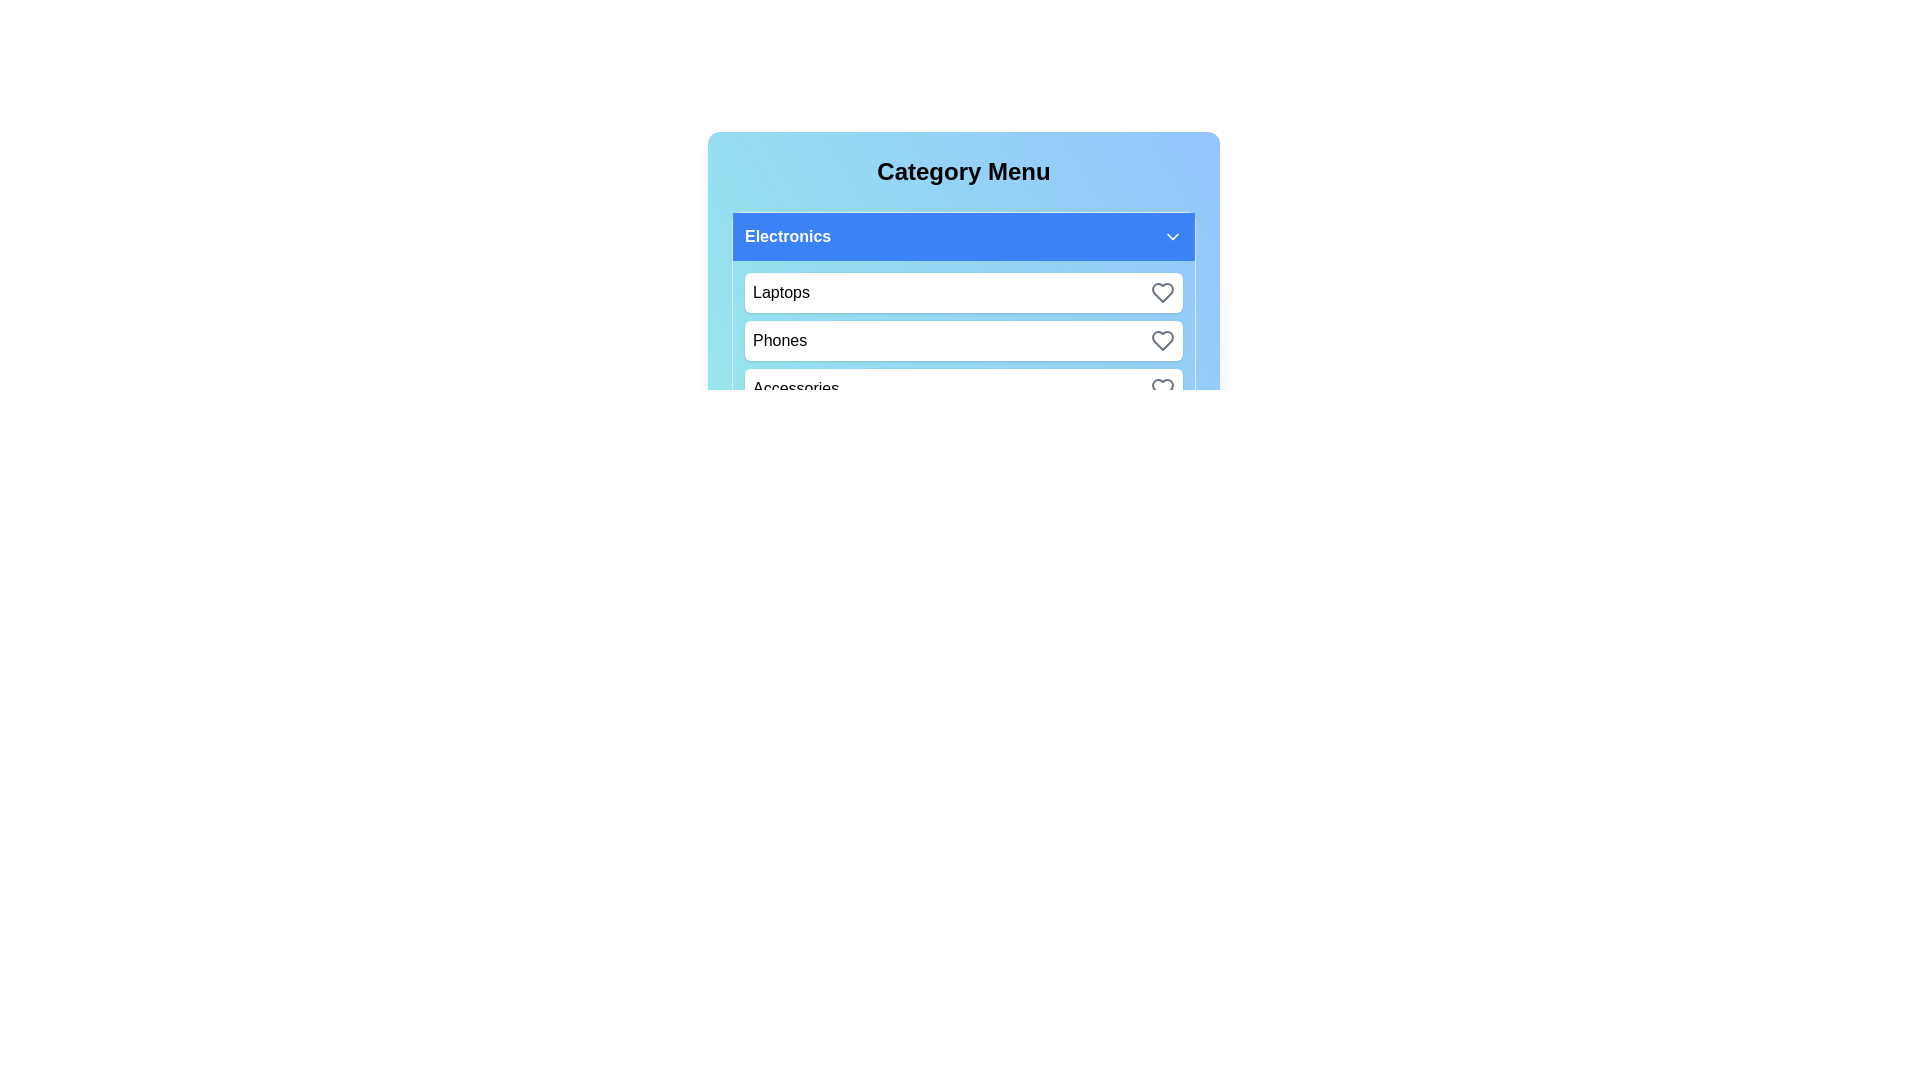 This screenshot has width=1920, height=1080. What do you see at coordinates (964, 339) in the screenshot?
I see `the 'Phones' category selection button located in the second position of a vertical list under the 'Electronics' category menu, positioned between 'Laptops' and 'Accessories'` at bounding box center [964, 339].